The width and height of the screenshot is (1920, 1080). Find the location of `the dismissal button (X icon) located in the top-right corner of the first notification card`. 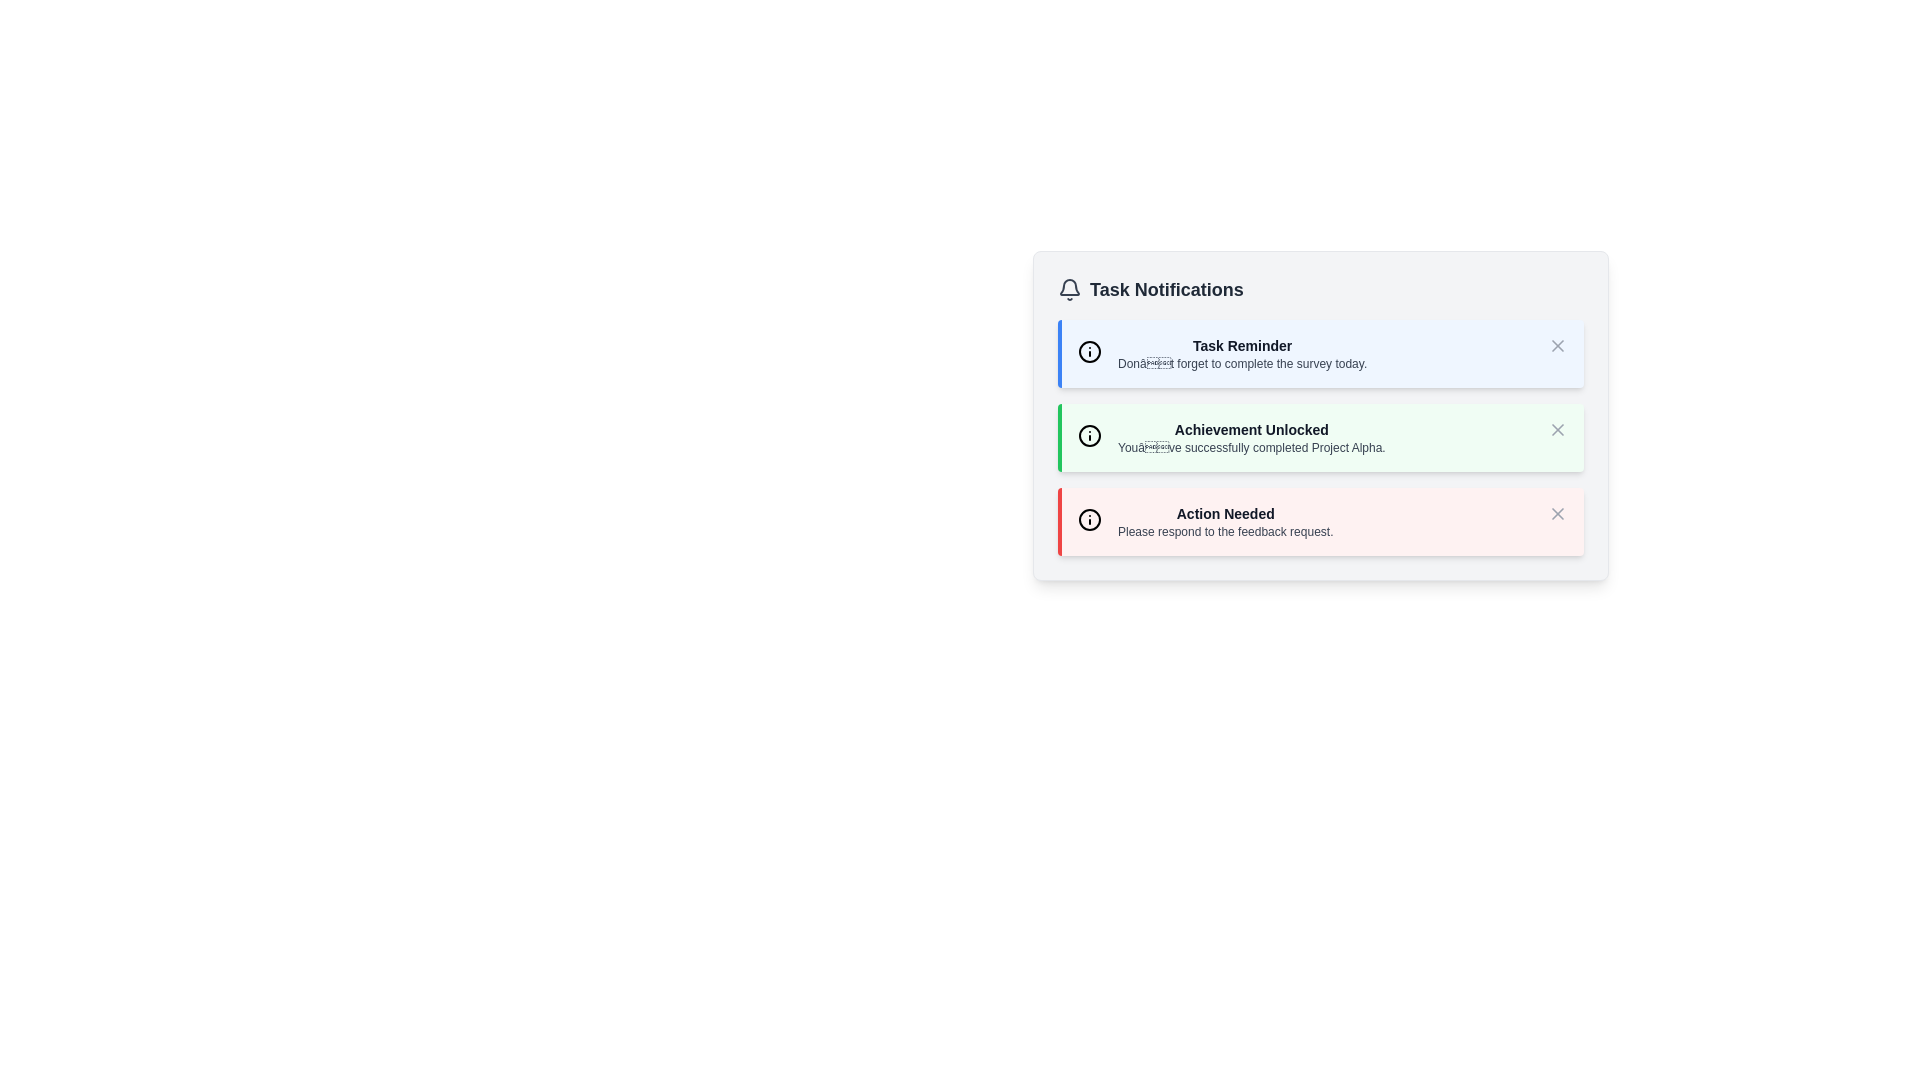

the dismissal button (X icon) located in the top-right corner of the first notification card is located at coordinates (1557, 345).